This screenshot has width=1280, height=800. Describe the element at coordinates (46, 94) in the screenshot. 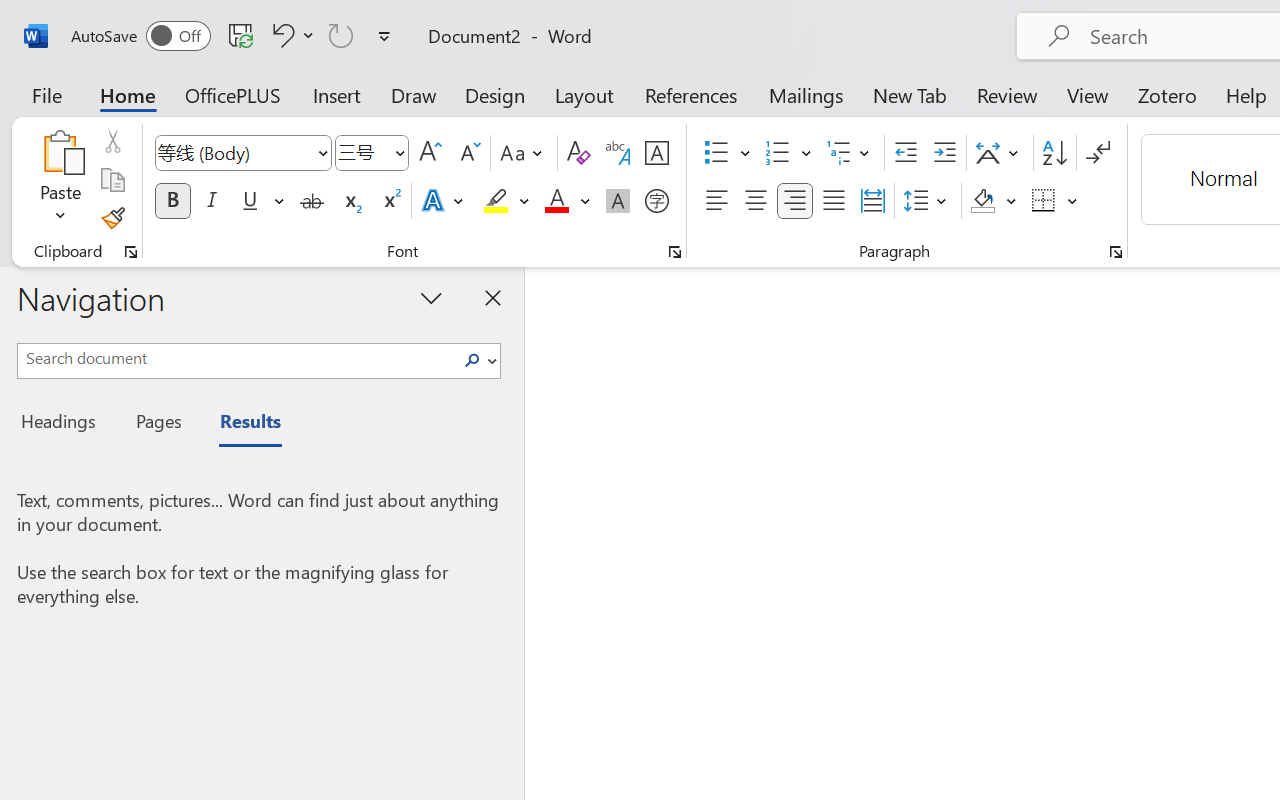

I see `'File Tab'` at that location.